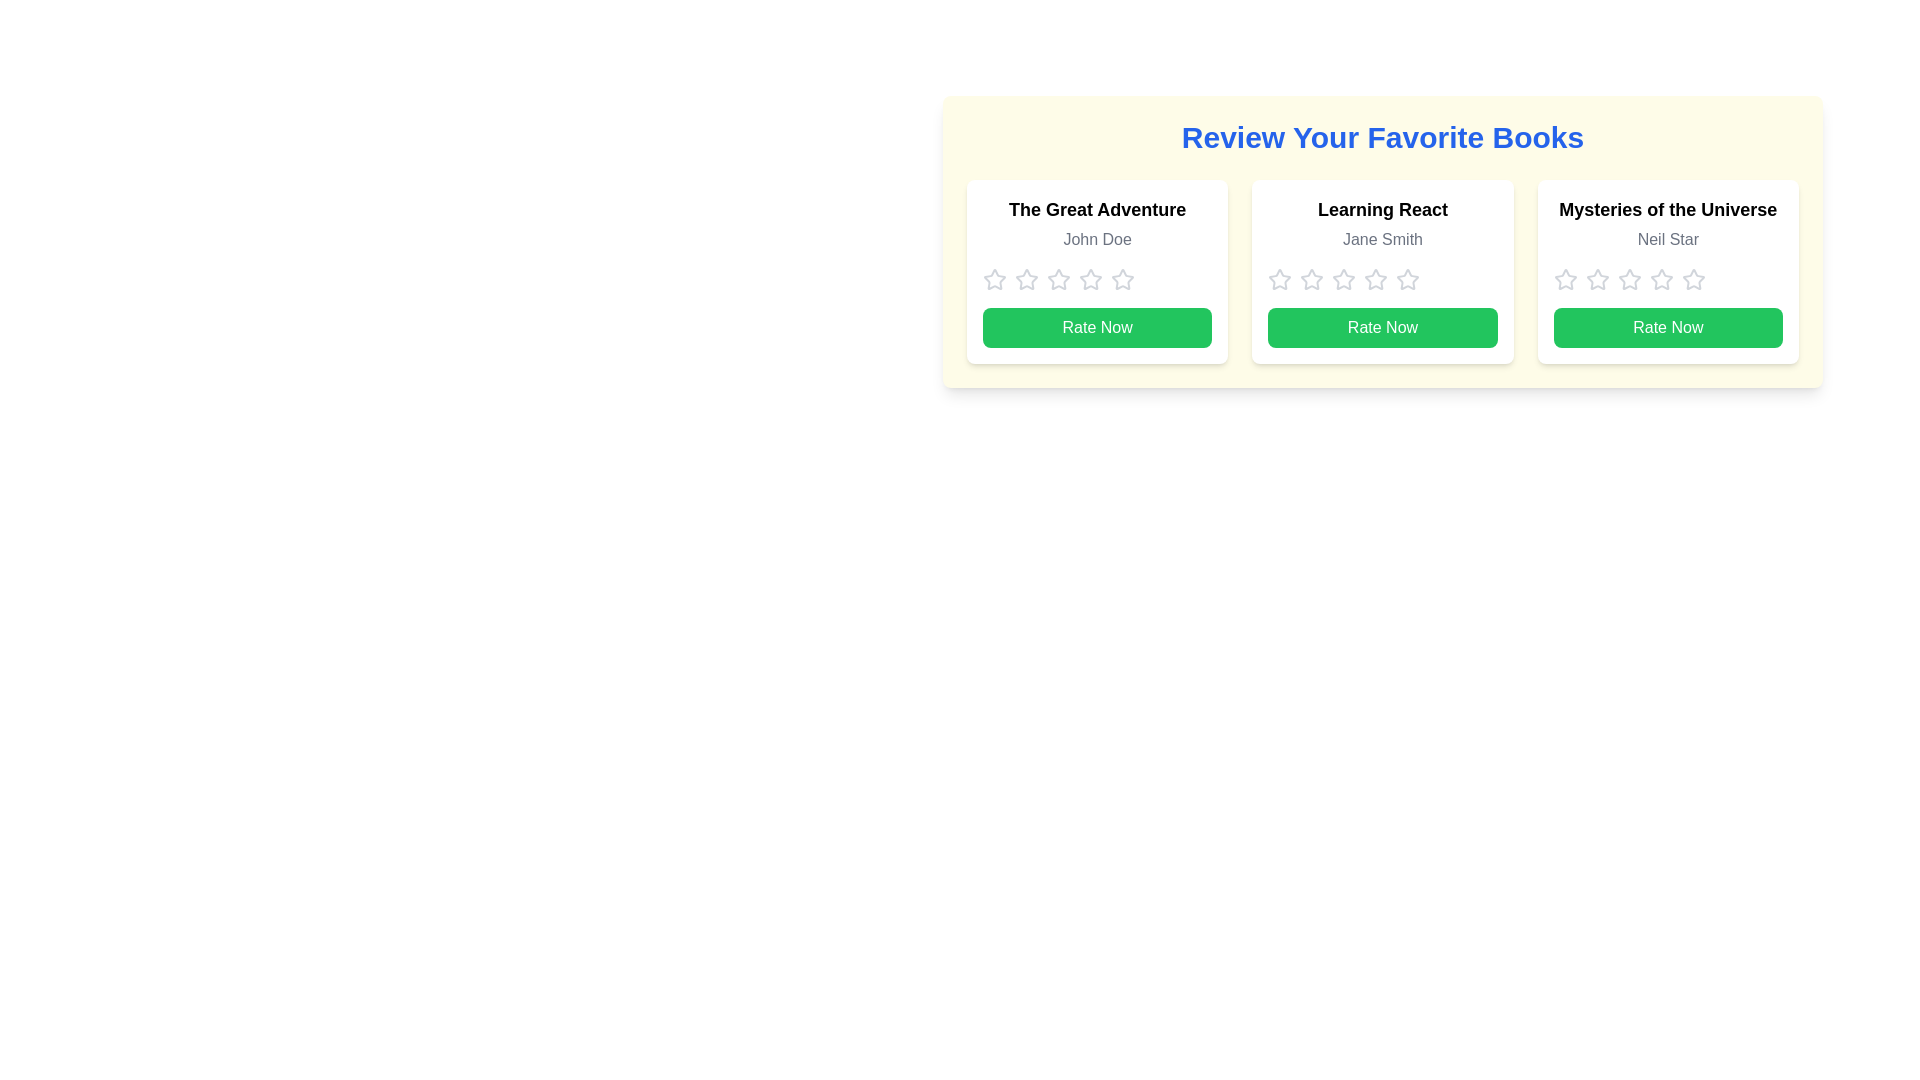  What do you see at coordinates (1280, 280) in the screenshot?
I see `the first star icon in the five-star rating system under the title 'Learning React' by Jane Smith` at bounding box center [1280, 280].